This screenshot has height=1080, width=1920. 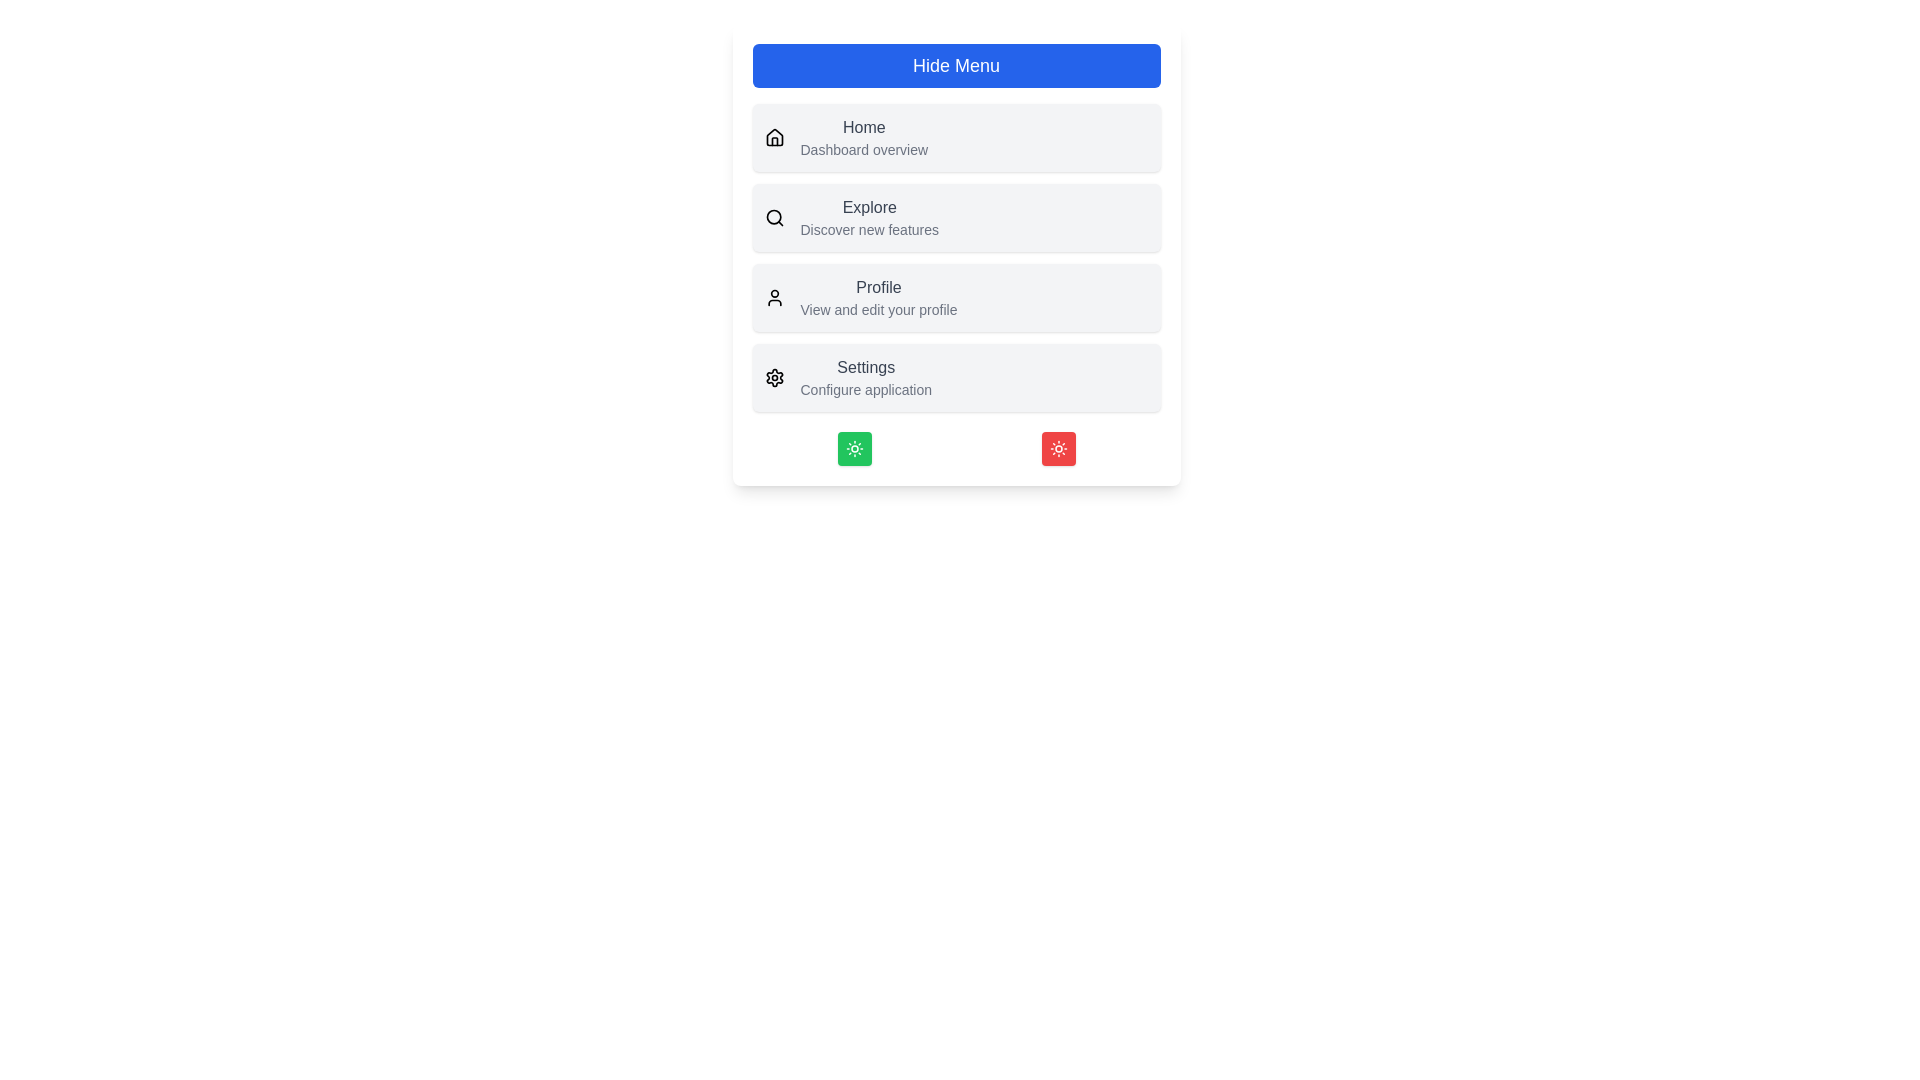 What do you see at coordinates (864, 127) in the screenshot?
I see `the menu item labeled 'Home' to view its details` at bounding box center [864, 127].